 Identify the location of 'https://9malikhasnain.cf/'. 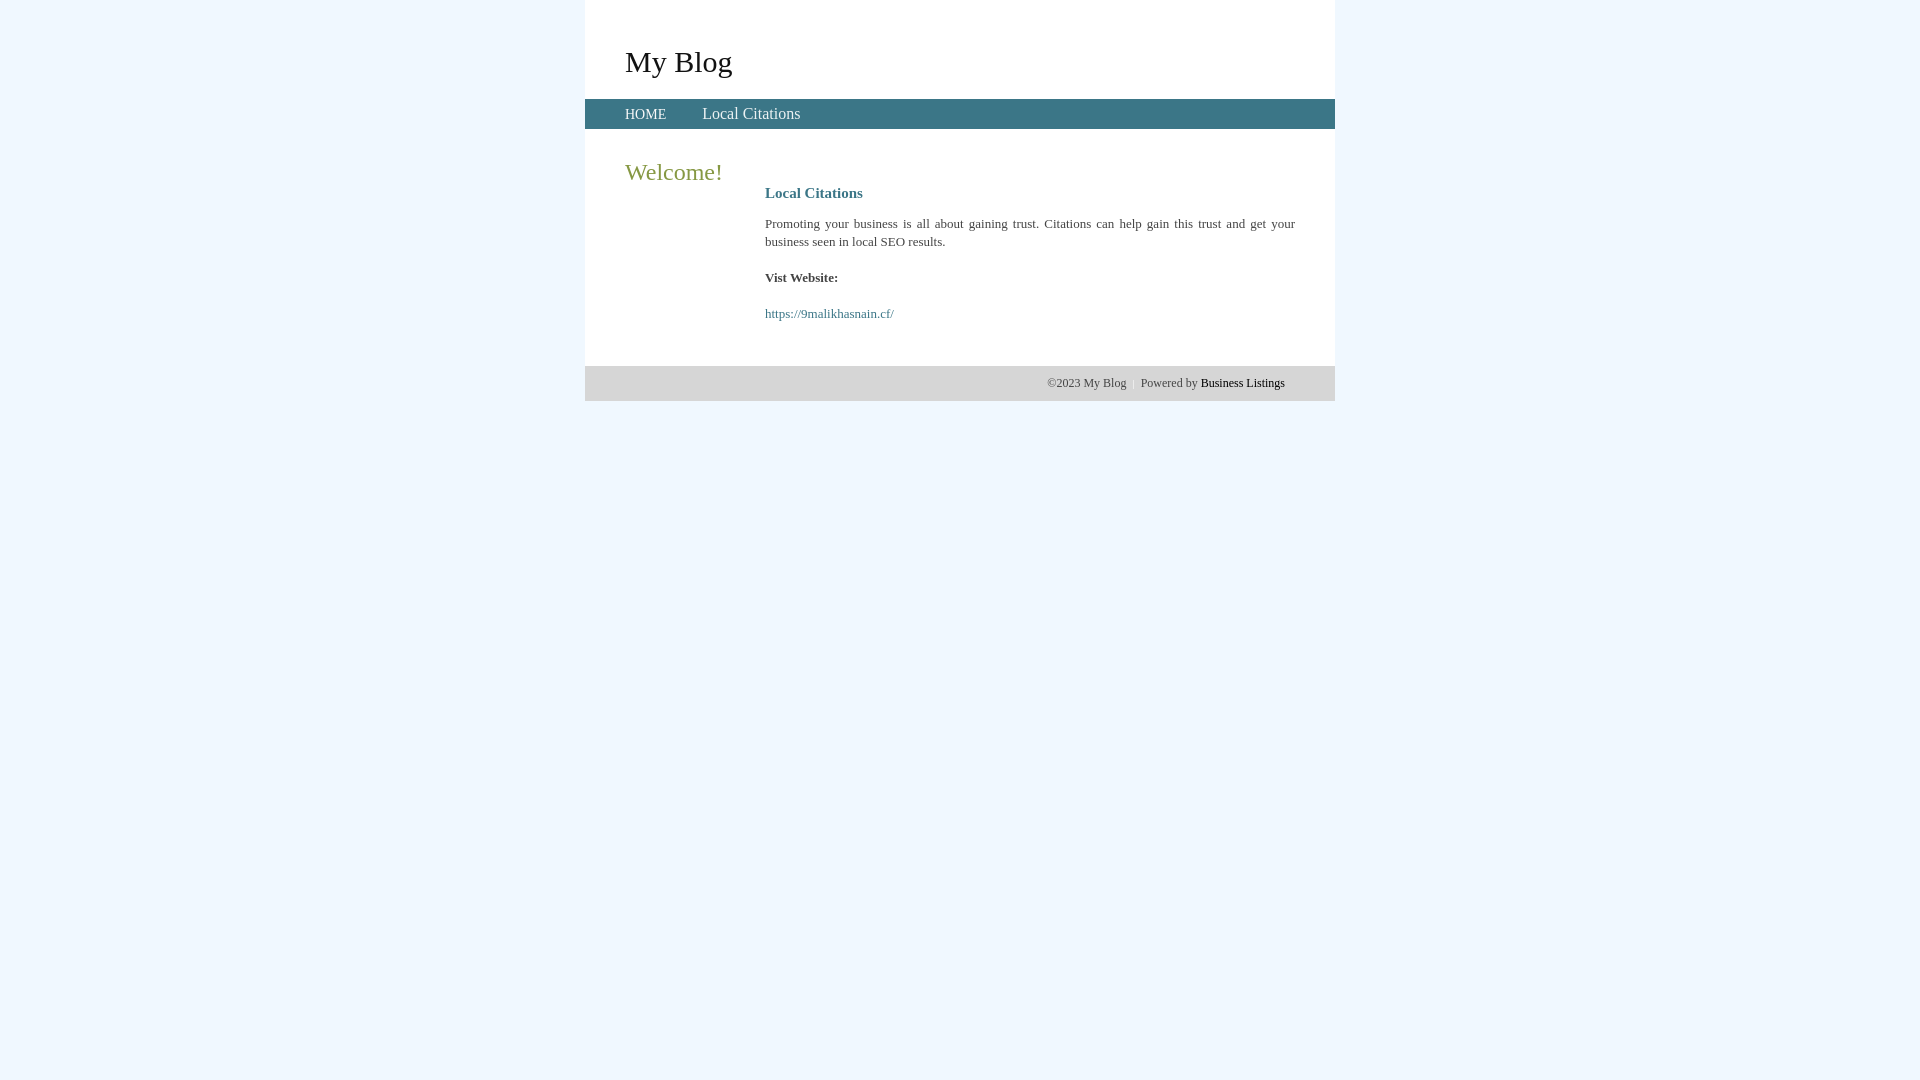
(763, 313).